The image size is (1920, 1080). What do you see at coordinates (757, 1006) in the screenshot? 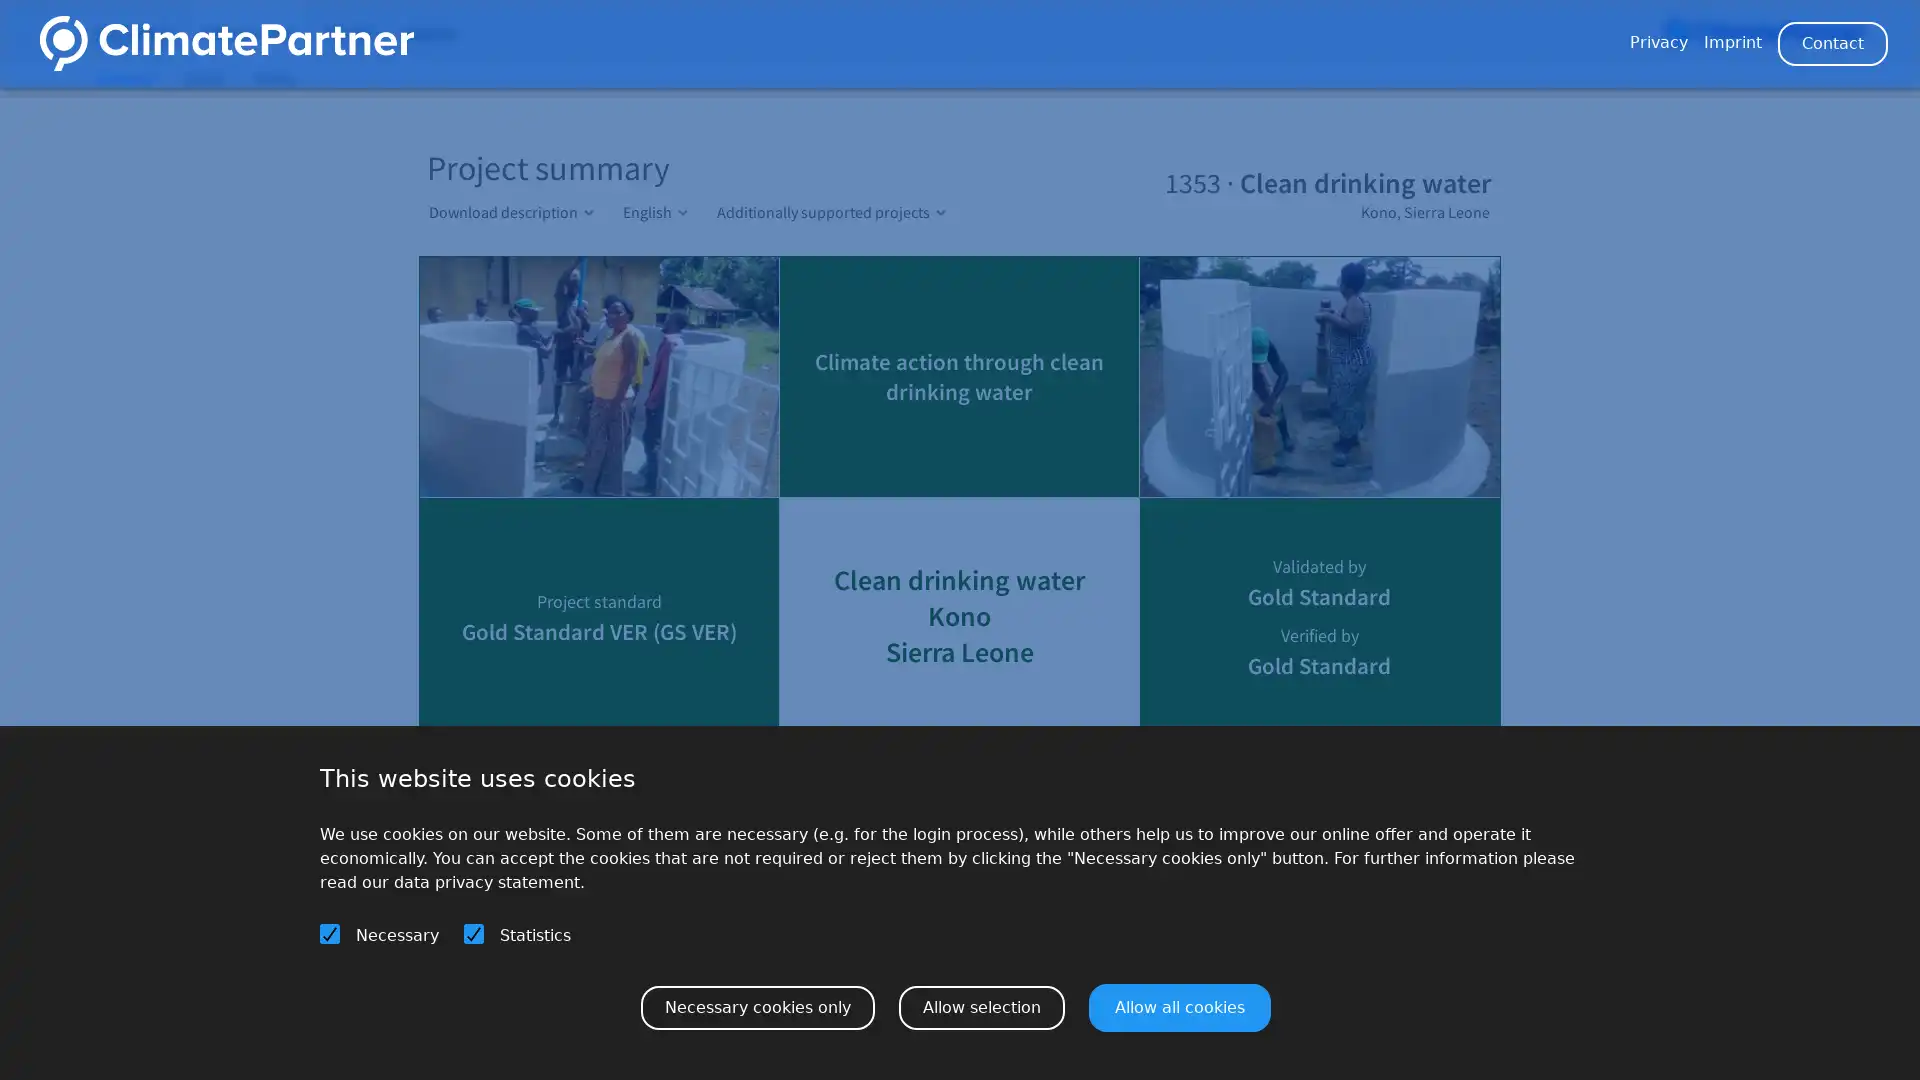
I see `Necessary cookies only` at bounding box center [757, 1006].